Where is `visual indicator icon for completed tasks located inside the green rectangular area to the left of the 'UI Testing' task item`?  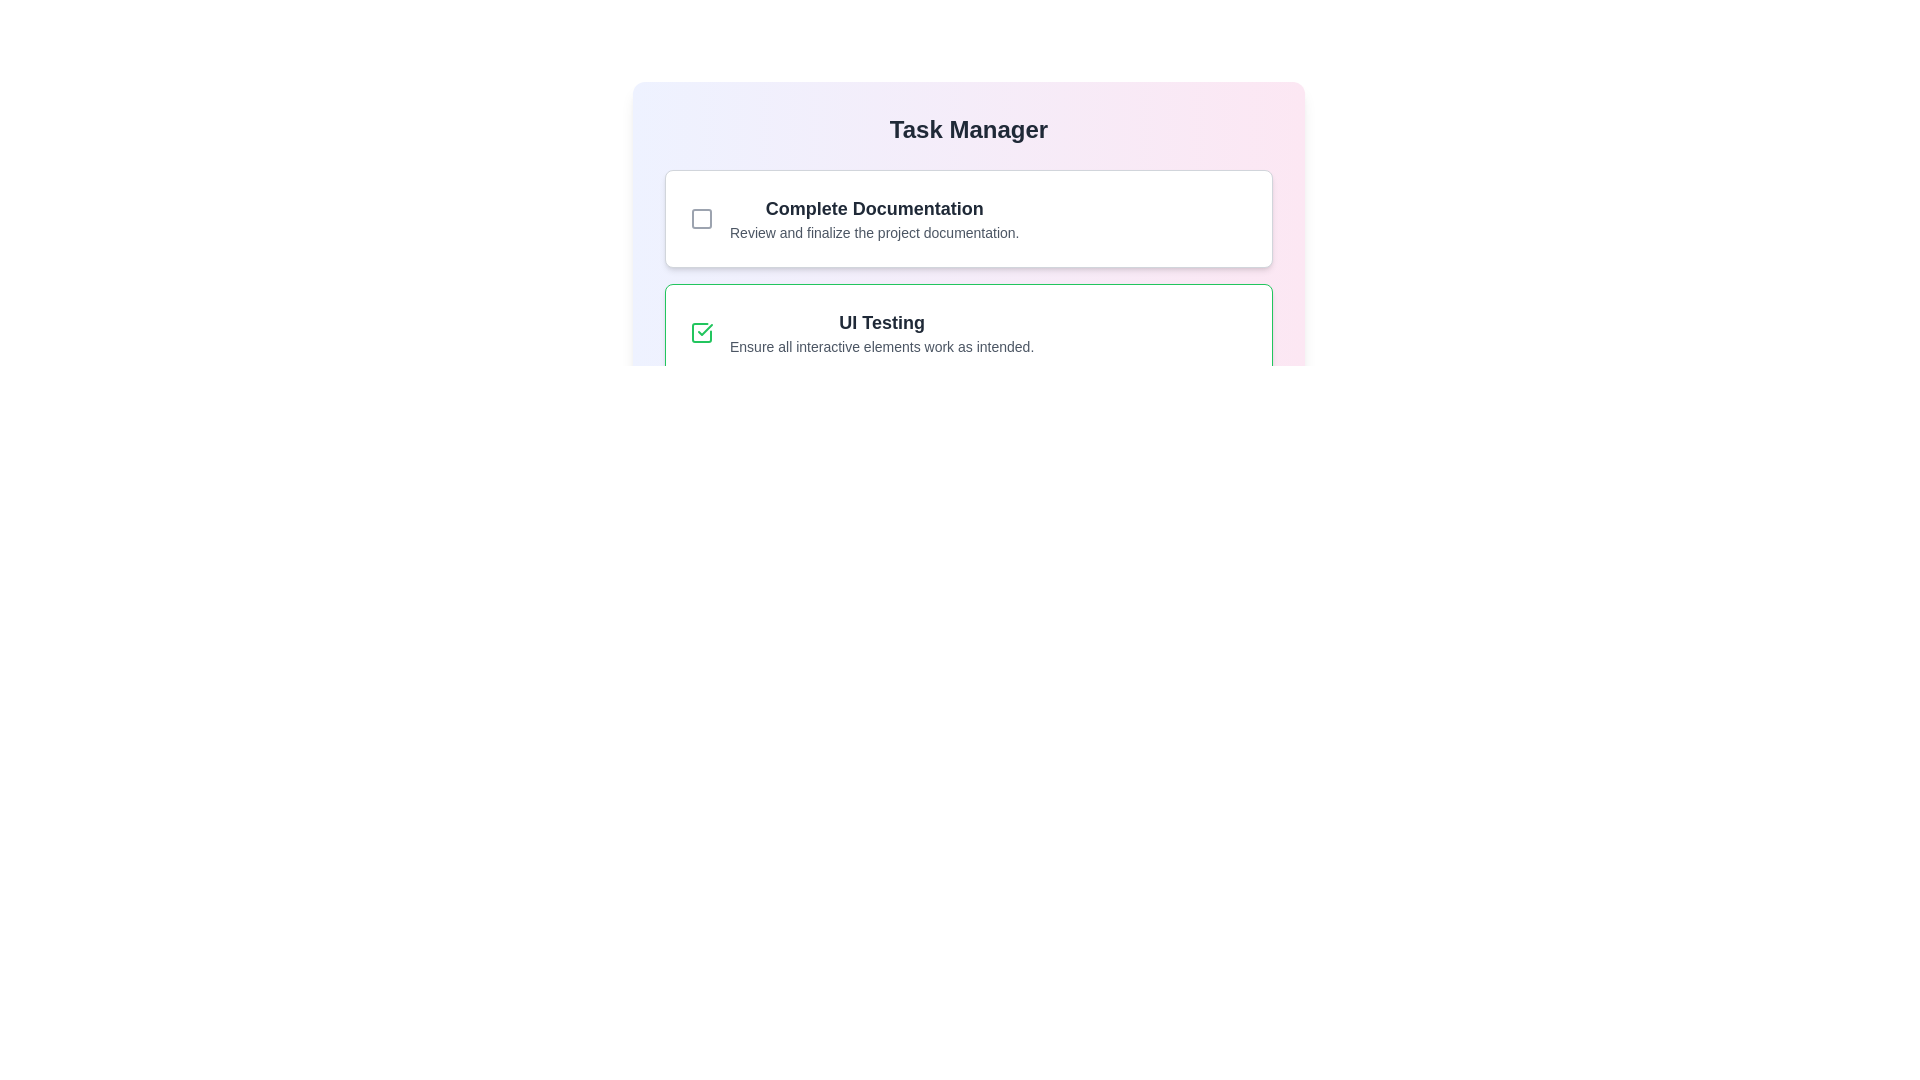
visual indicator icon for completed tasks located inside the green rectangular area to the left of the 'UI Testing' task item is located at coordinates (705, 329).